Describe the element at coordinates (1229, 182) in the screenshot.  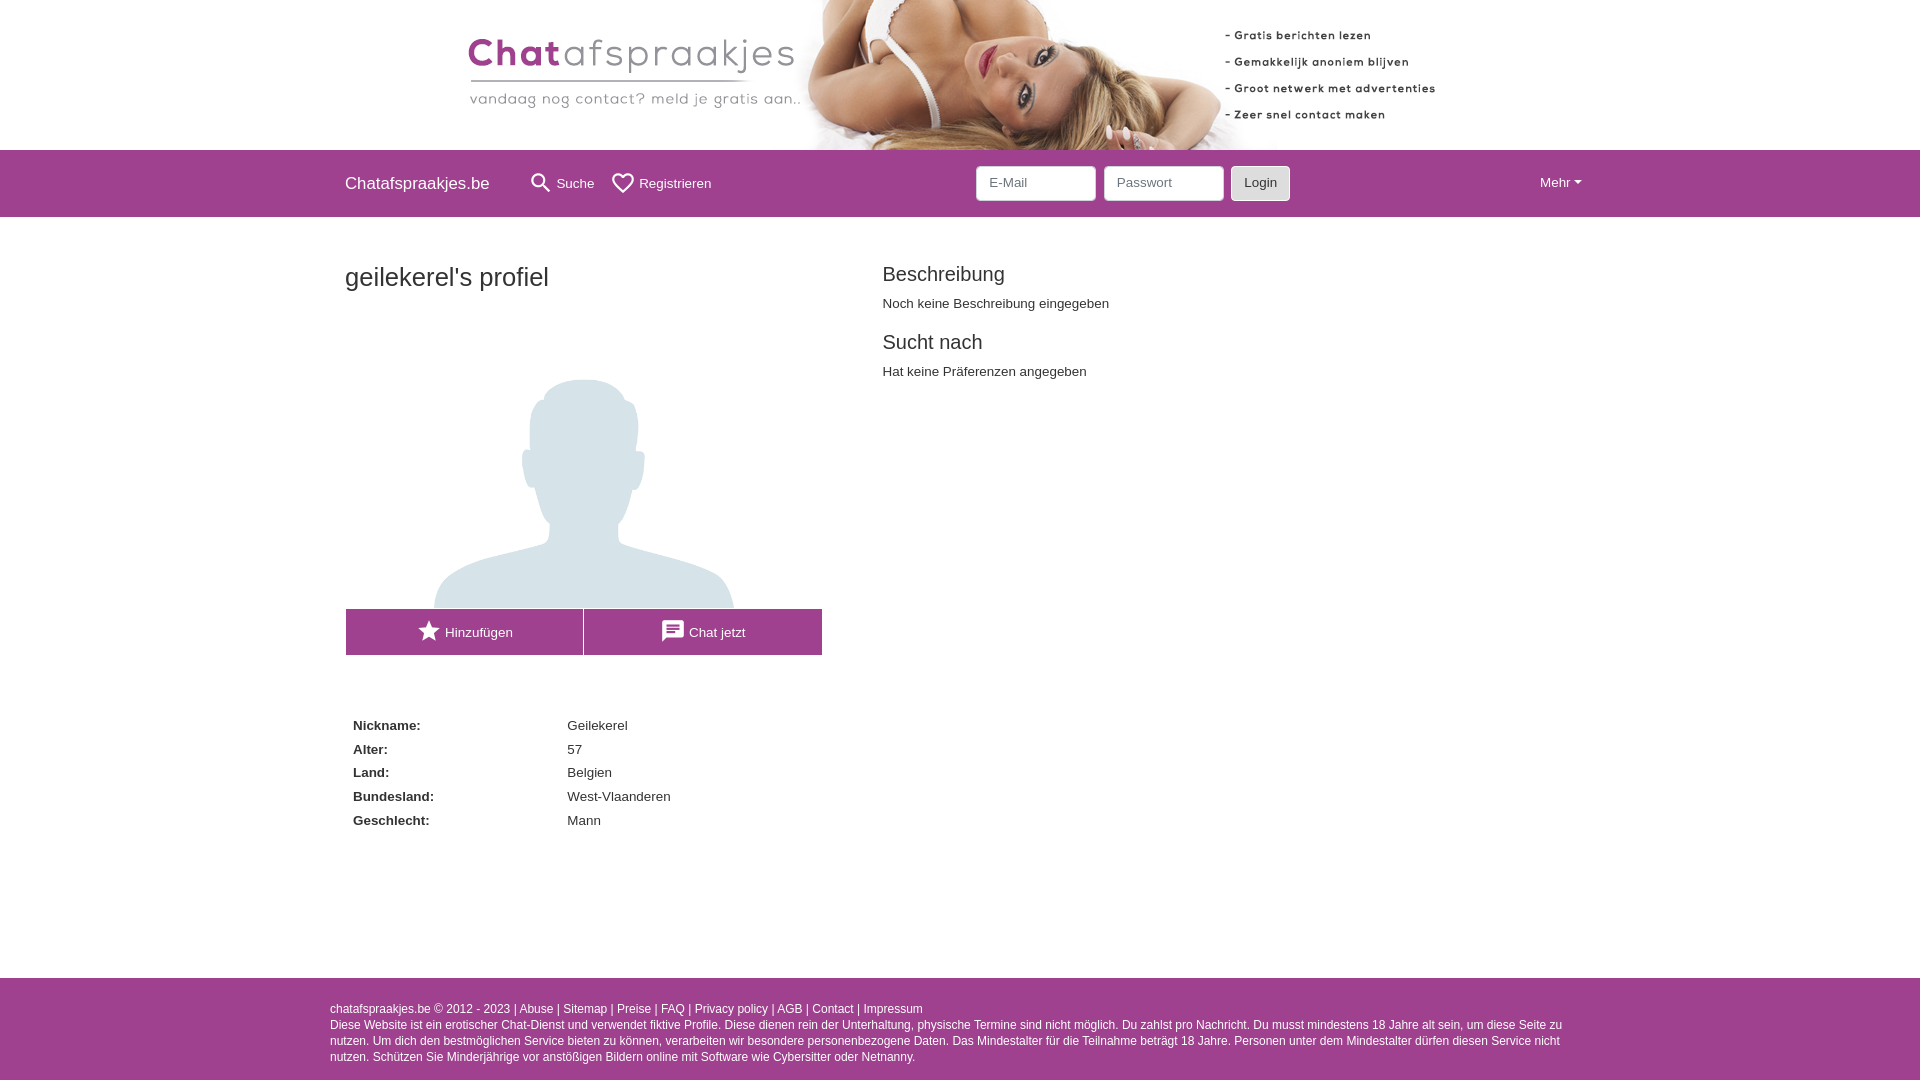
I see `'Login'` at that location.